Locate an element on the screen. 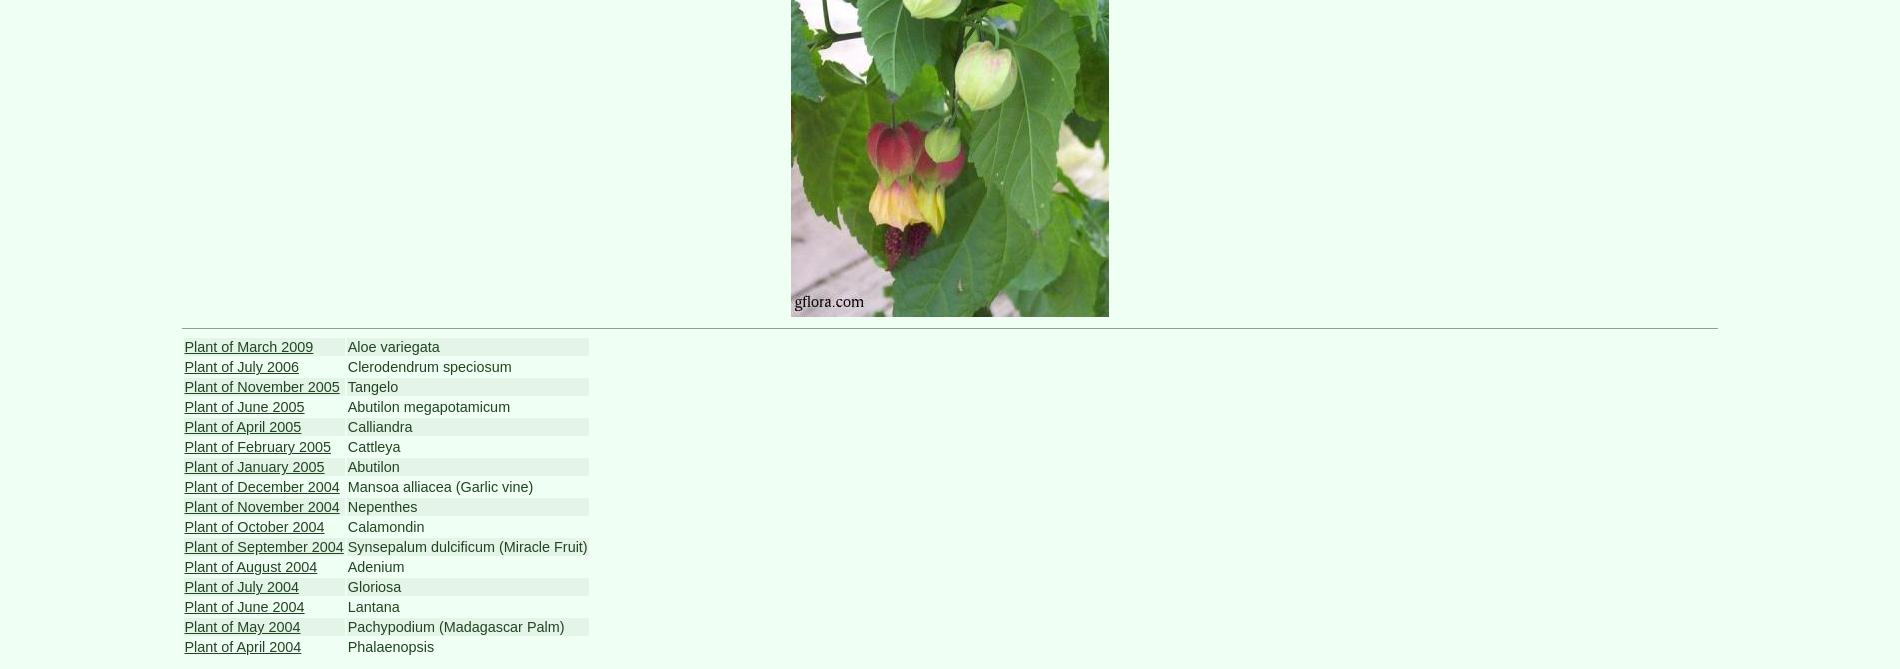 This screenshot has height=669, width=1900. 'Abutilon megapotamicum' is located at coordinates (427, 406).